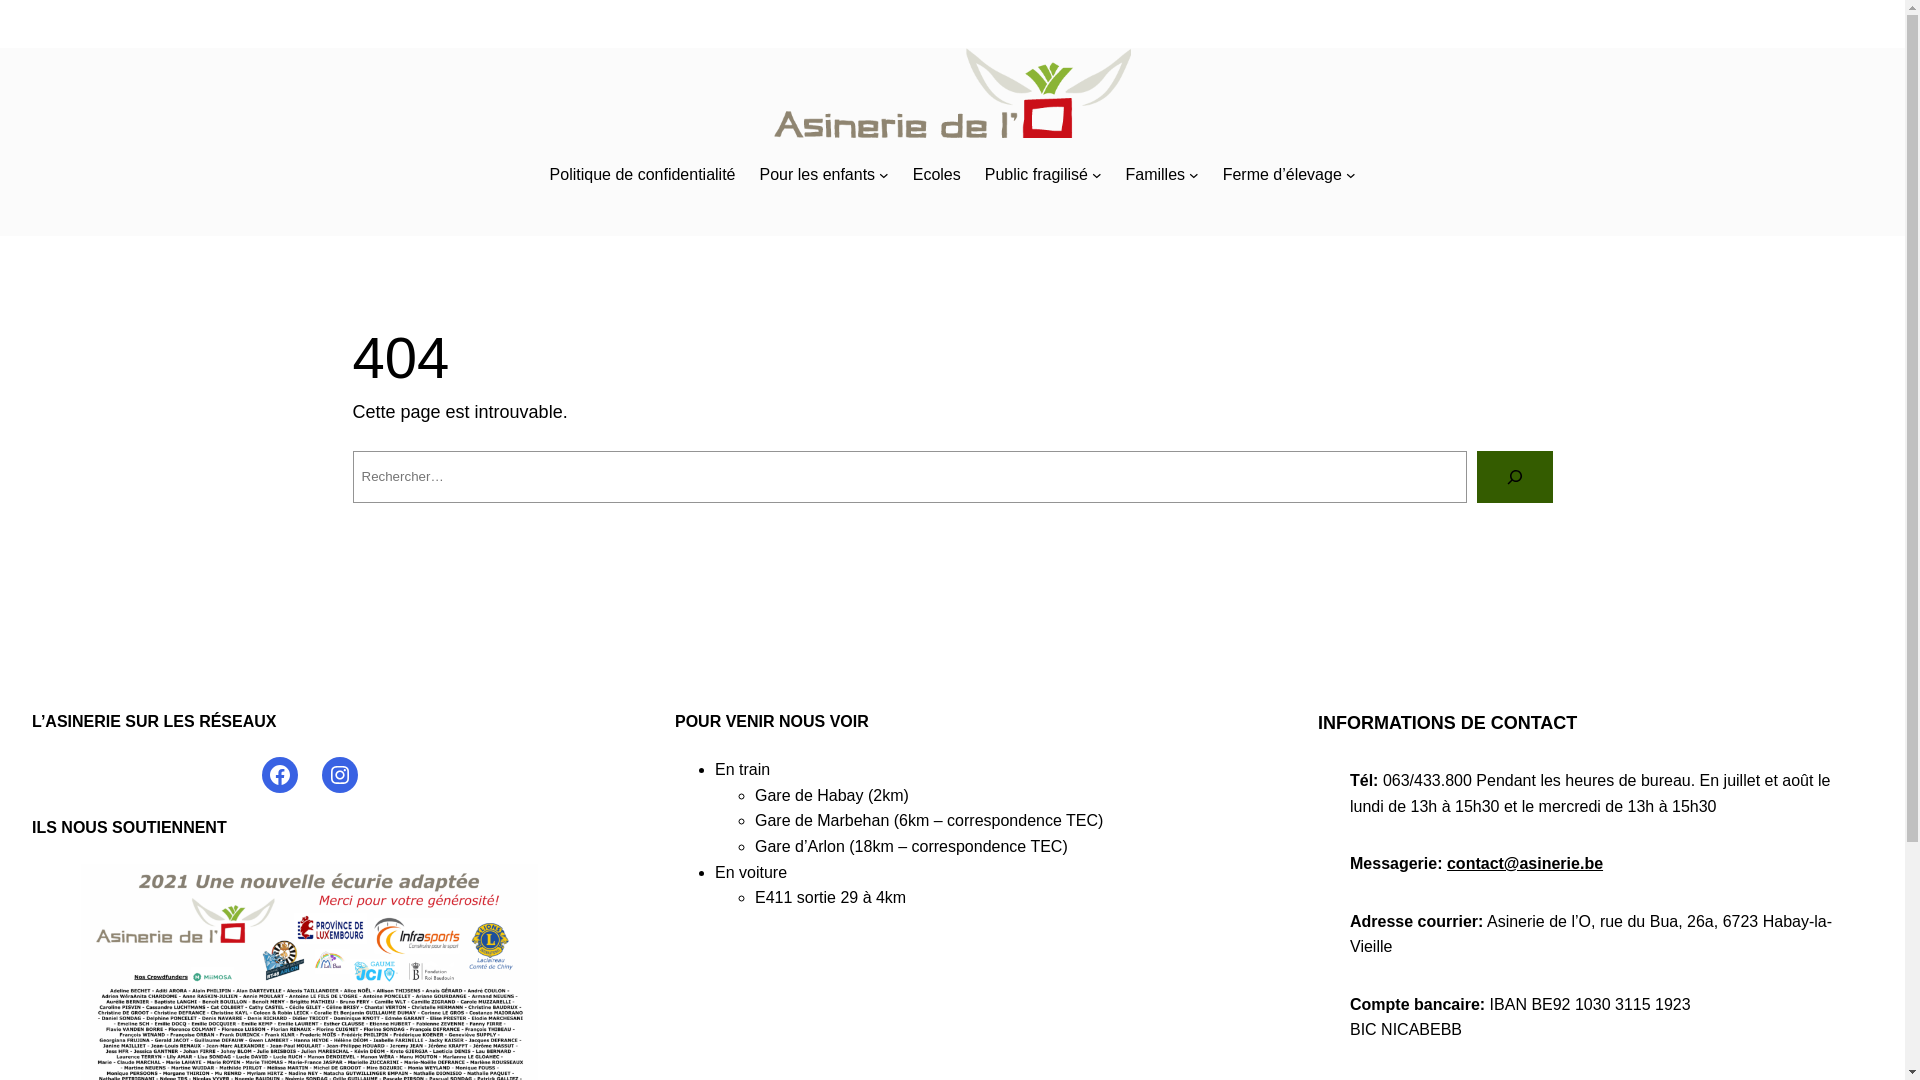 This screenshot has width=1920, height=1080. What do you see at coordinates (278, 774) in the screenshot?
I see `'Facebook'` at bounding box center [278, 774].